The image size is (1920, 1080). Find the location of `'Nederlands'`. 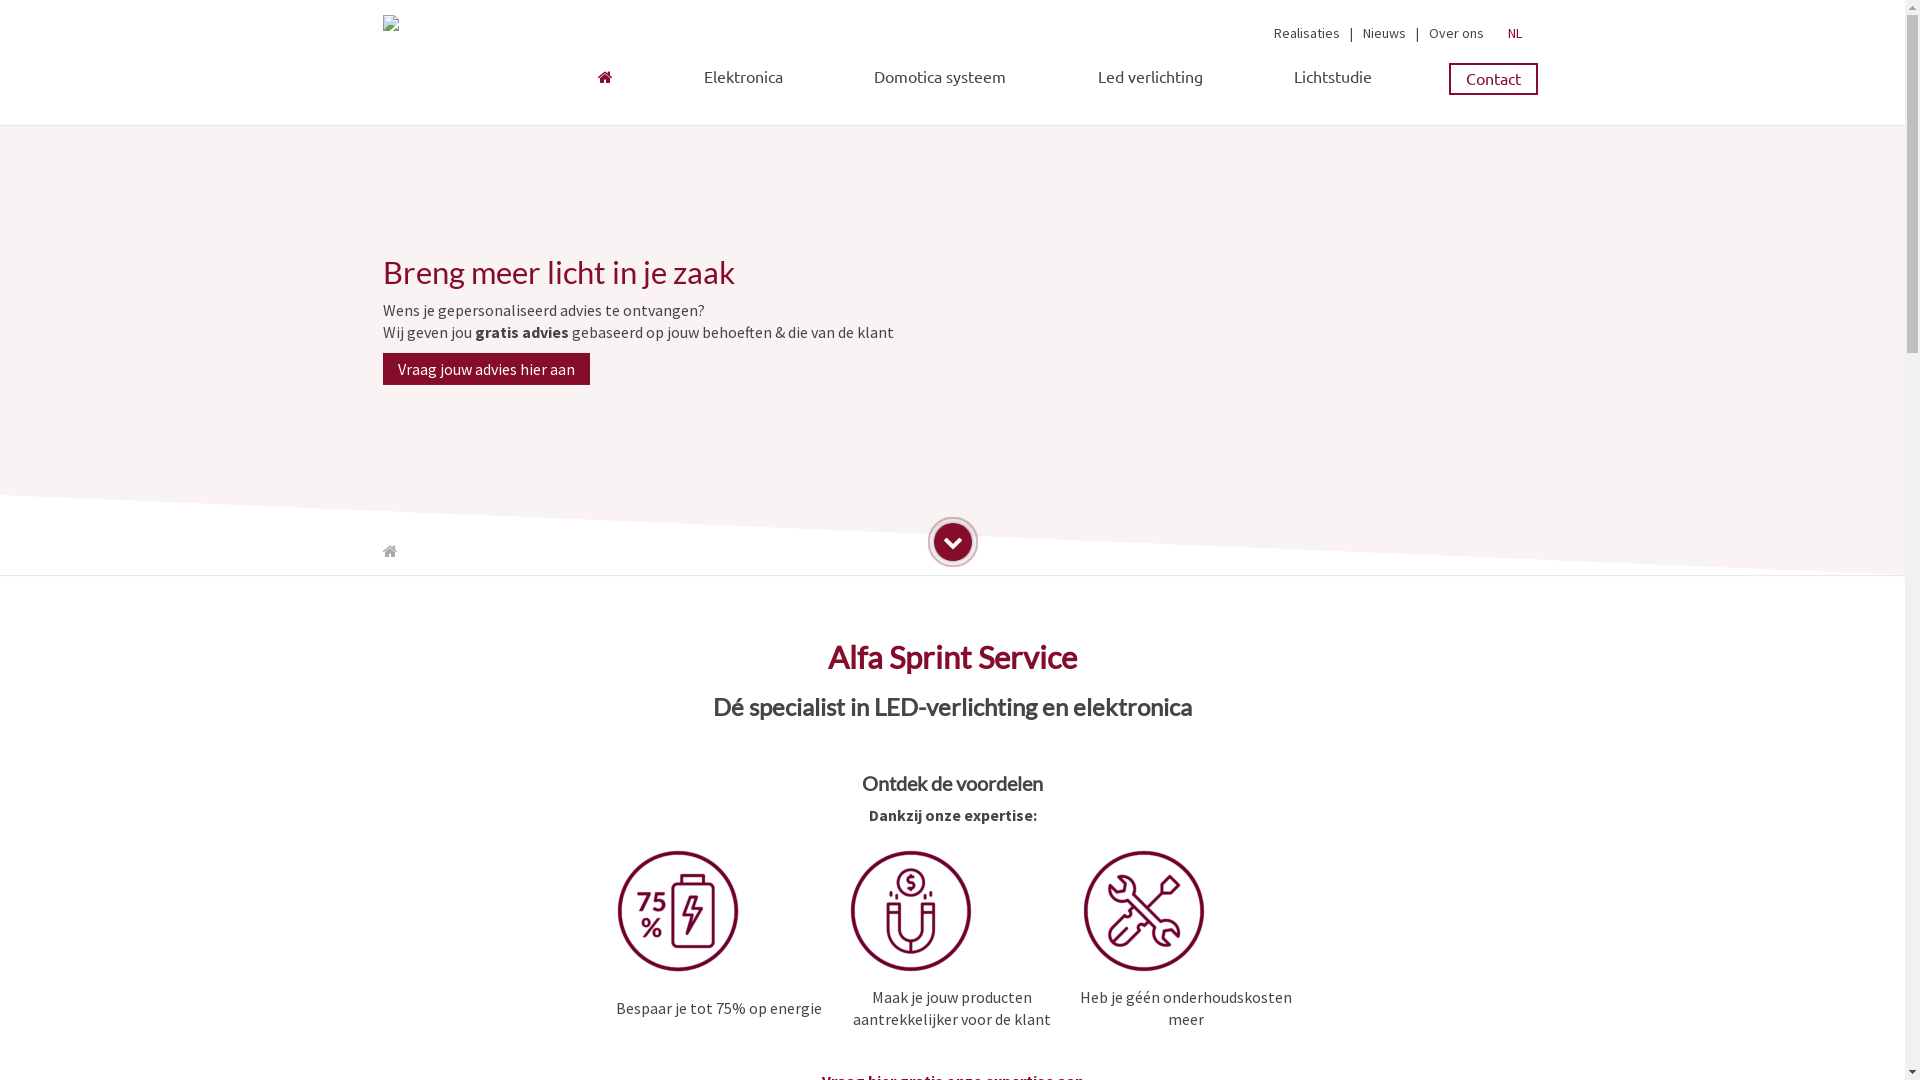

'Nederlands' is located at coordinates (1503, 33).